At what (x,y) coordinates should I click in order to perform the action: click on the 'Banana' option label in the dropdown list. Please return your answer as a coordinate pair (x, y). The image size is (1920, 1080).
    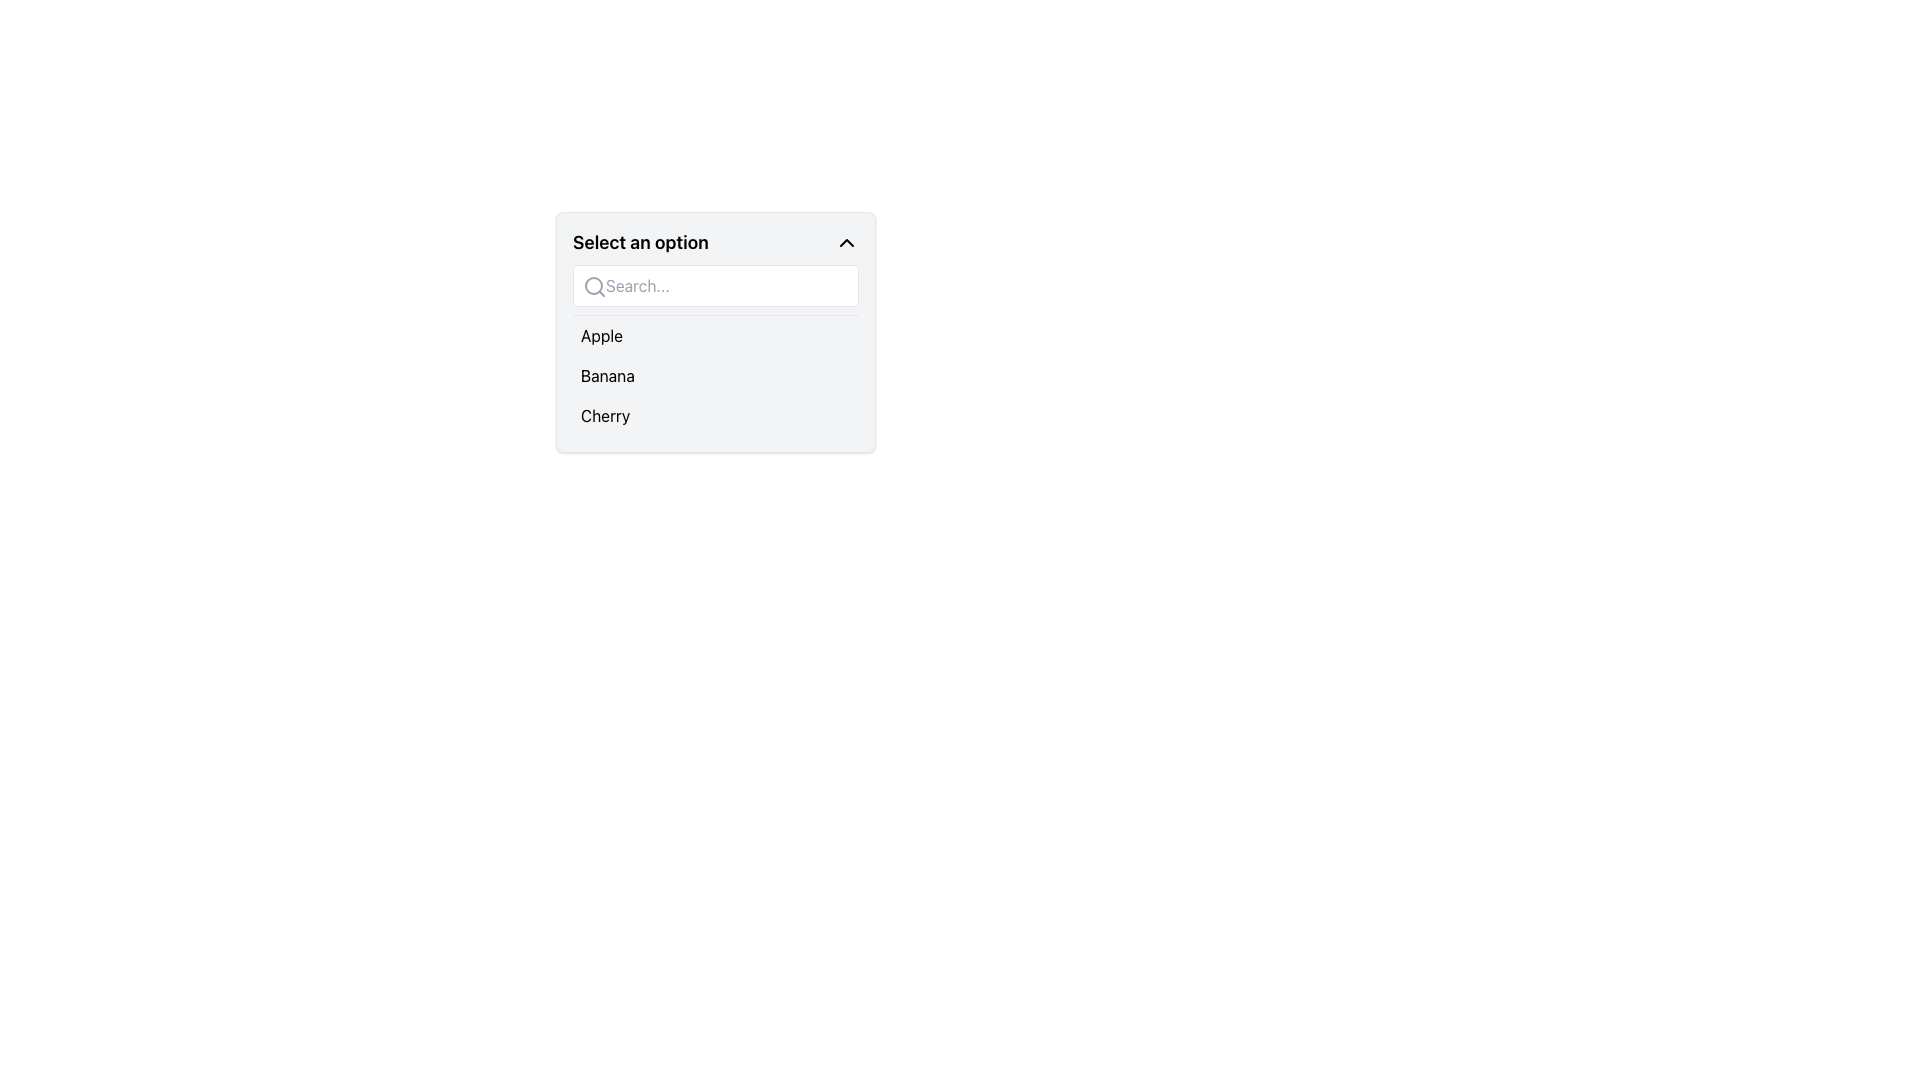
    Looking at the image, I should click on (606, 375).